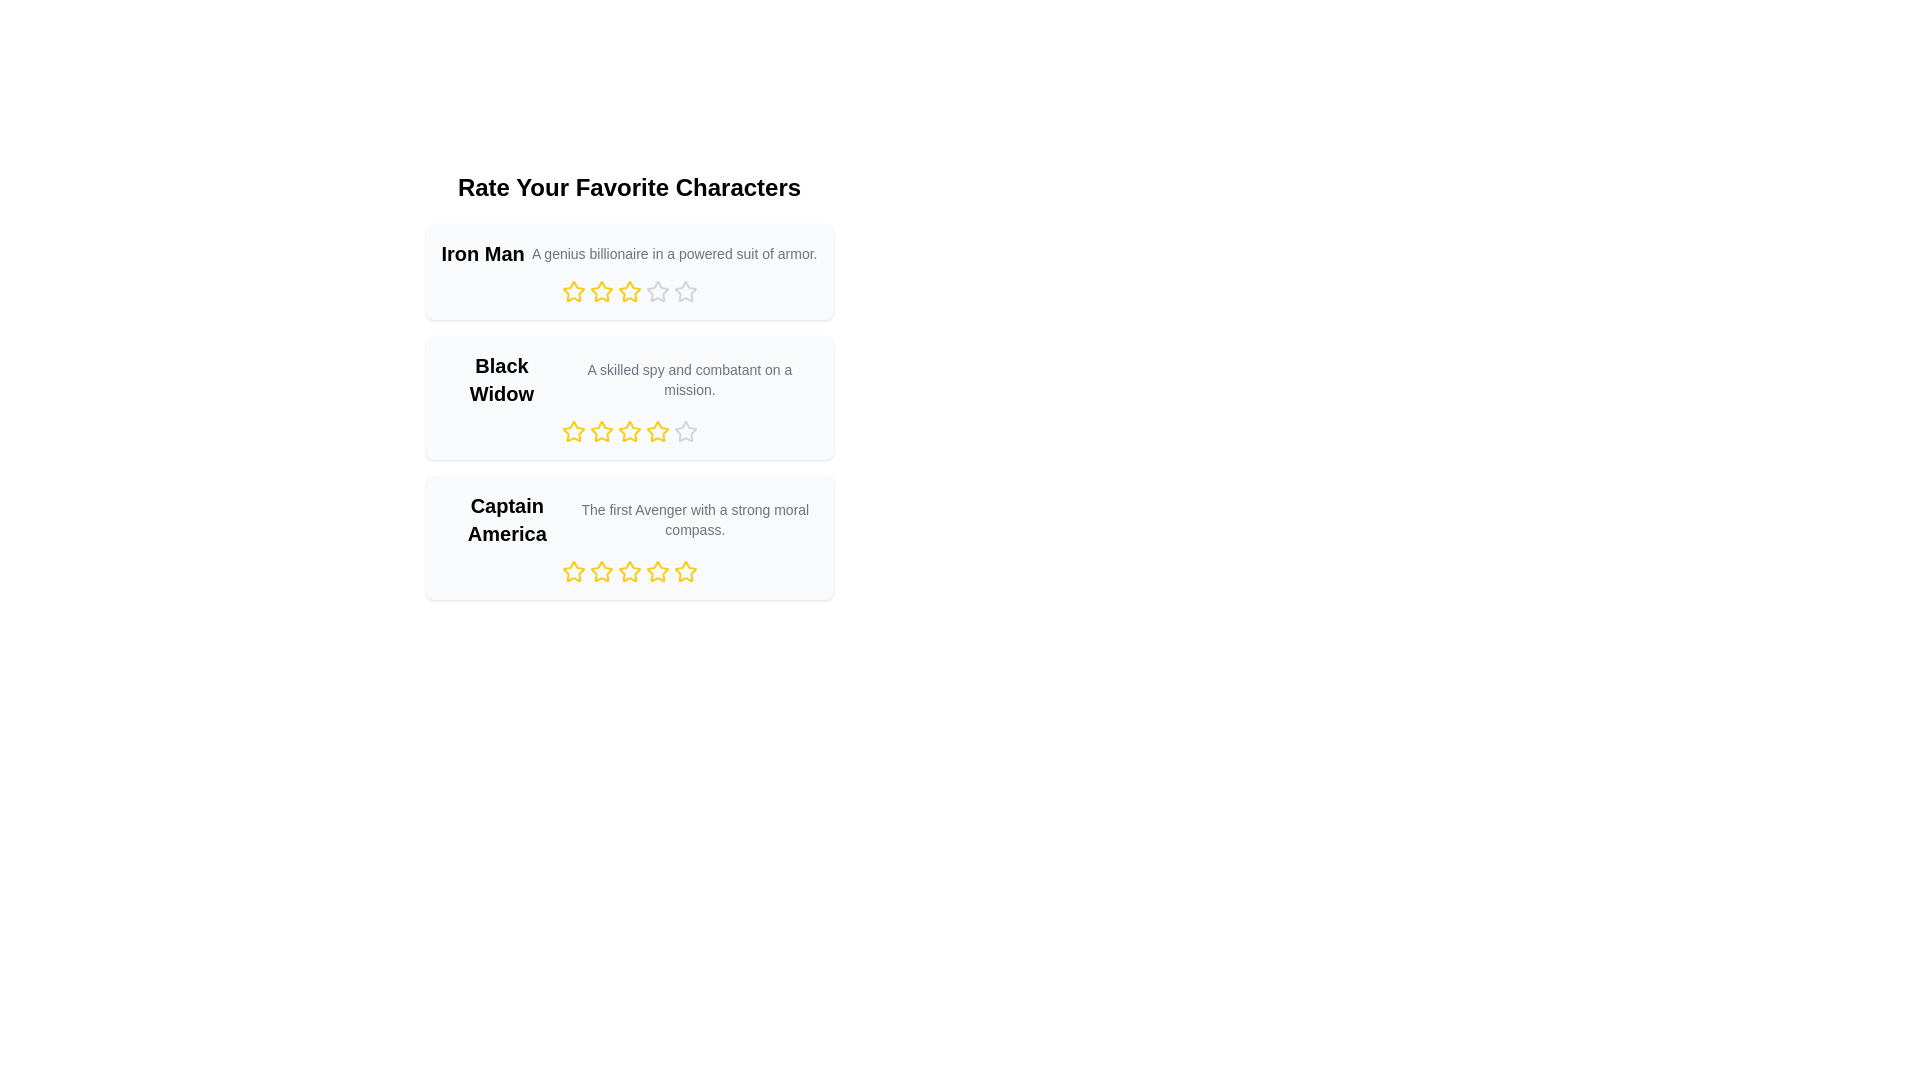 This screenshot has width=1920, height=1080. What do you see at coordinates (628, 292) in the screenshot?
I see `the third star in the rating system for 'Iron Man'` at bounding box center [628, 292].